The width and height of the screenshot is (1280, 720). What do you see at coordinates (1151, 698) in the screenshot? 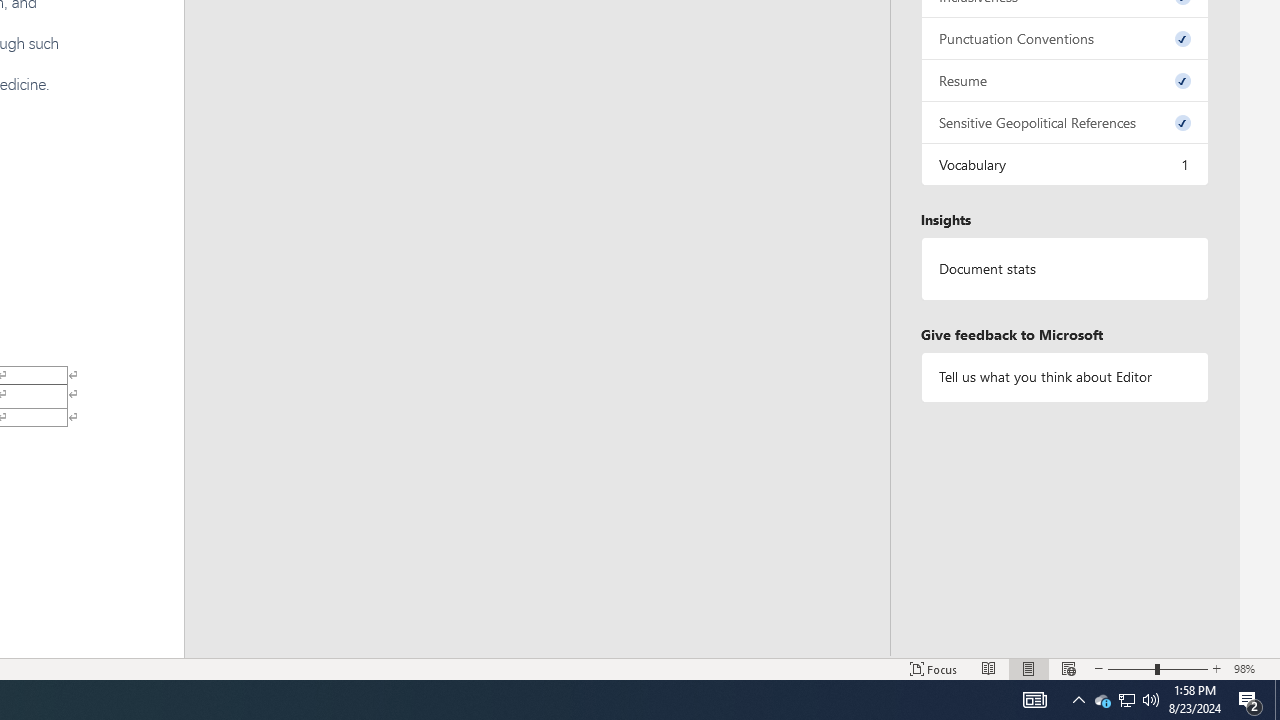
I see `'Q2790: 100%'` at bounding box center [1151, 698].